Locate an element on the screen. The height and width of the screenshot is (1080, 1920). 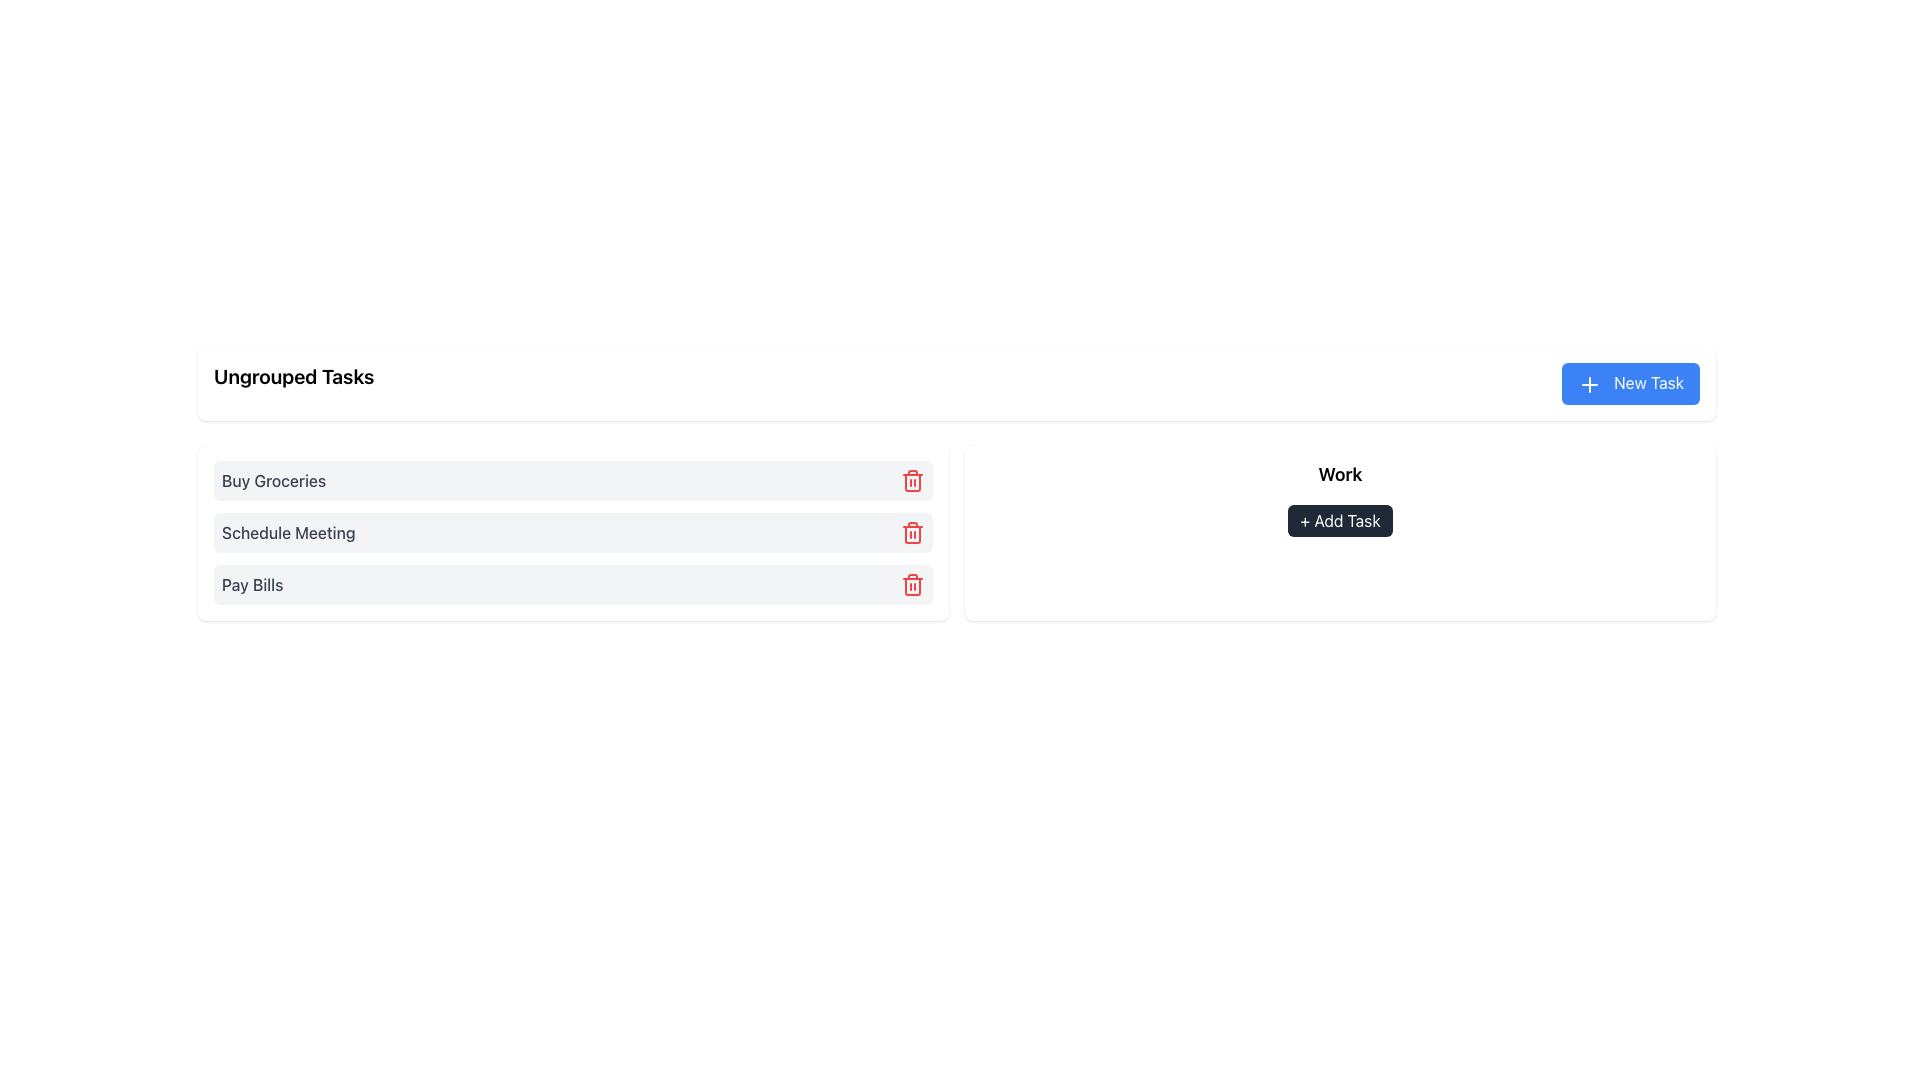
the '+ Add Task' button located under the 'Work' section is located at coordinates (1340, 497).